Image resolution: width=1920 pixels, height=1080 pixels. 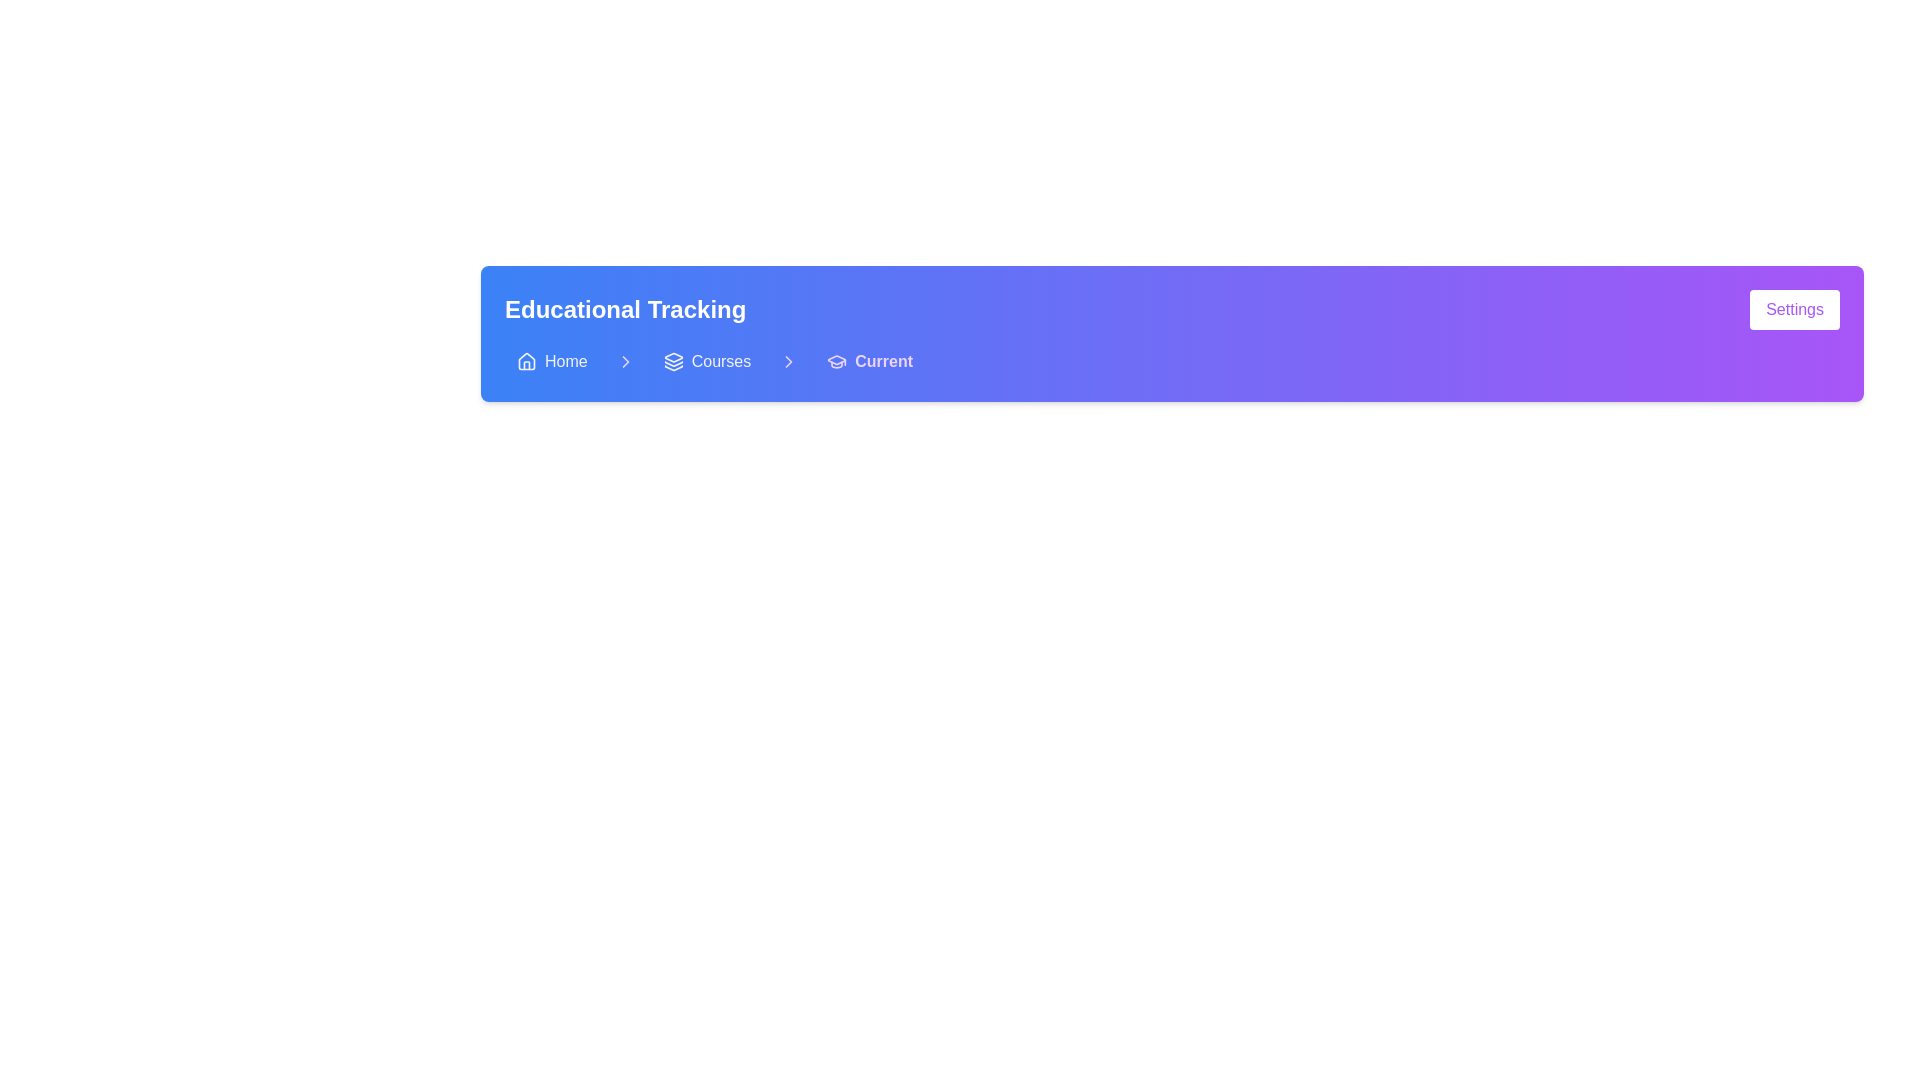 I want to click on the graduation cap icon with a white outline on a blue background, located in the breadcrumb navigation bar to the left of the text 'Current', so click(x=837, y=362).